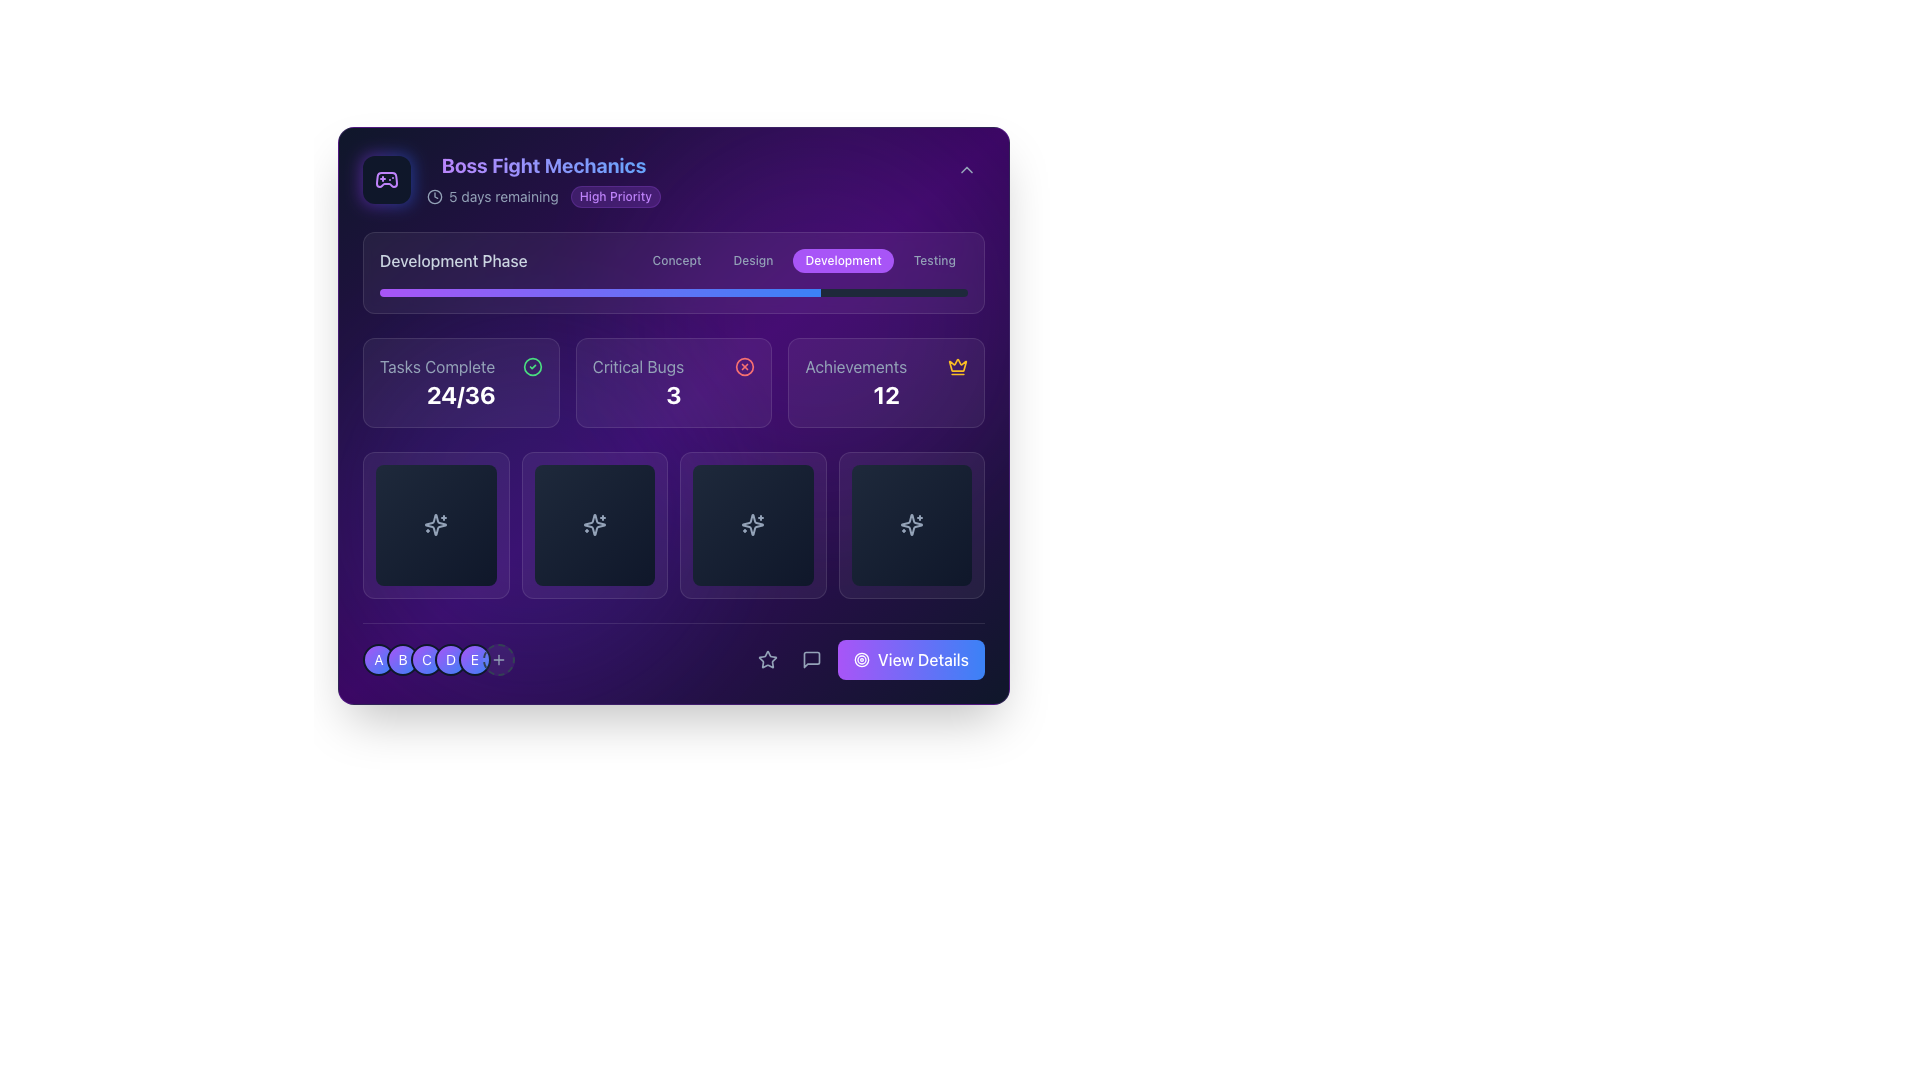 This screenshot has height=1080, width=1920. Describe the element at coordinates (957, 365) in the screenshot. I see `the crown icon located in the 'Achievements' section, positioned to the right of the number 12, for information regarding achievements` at that location.